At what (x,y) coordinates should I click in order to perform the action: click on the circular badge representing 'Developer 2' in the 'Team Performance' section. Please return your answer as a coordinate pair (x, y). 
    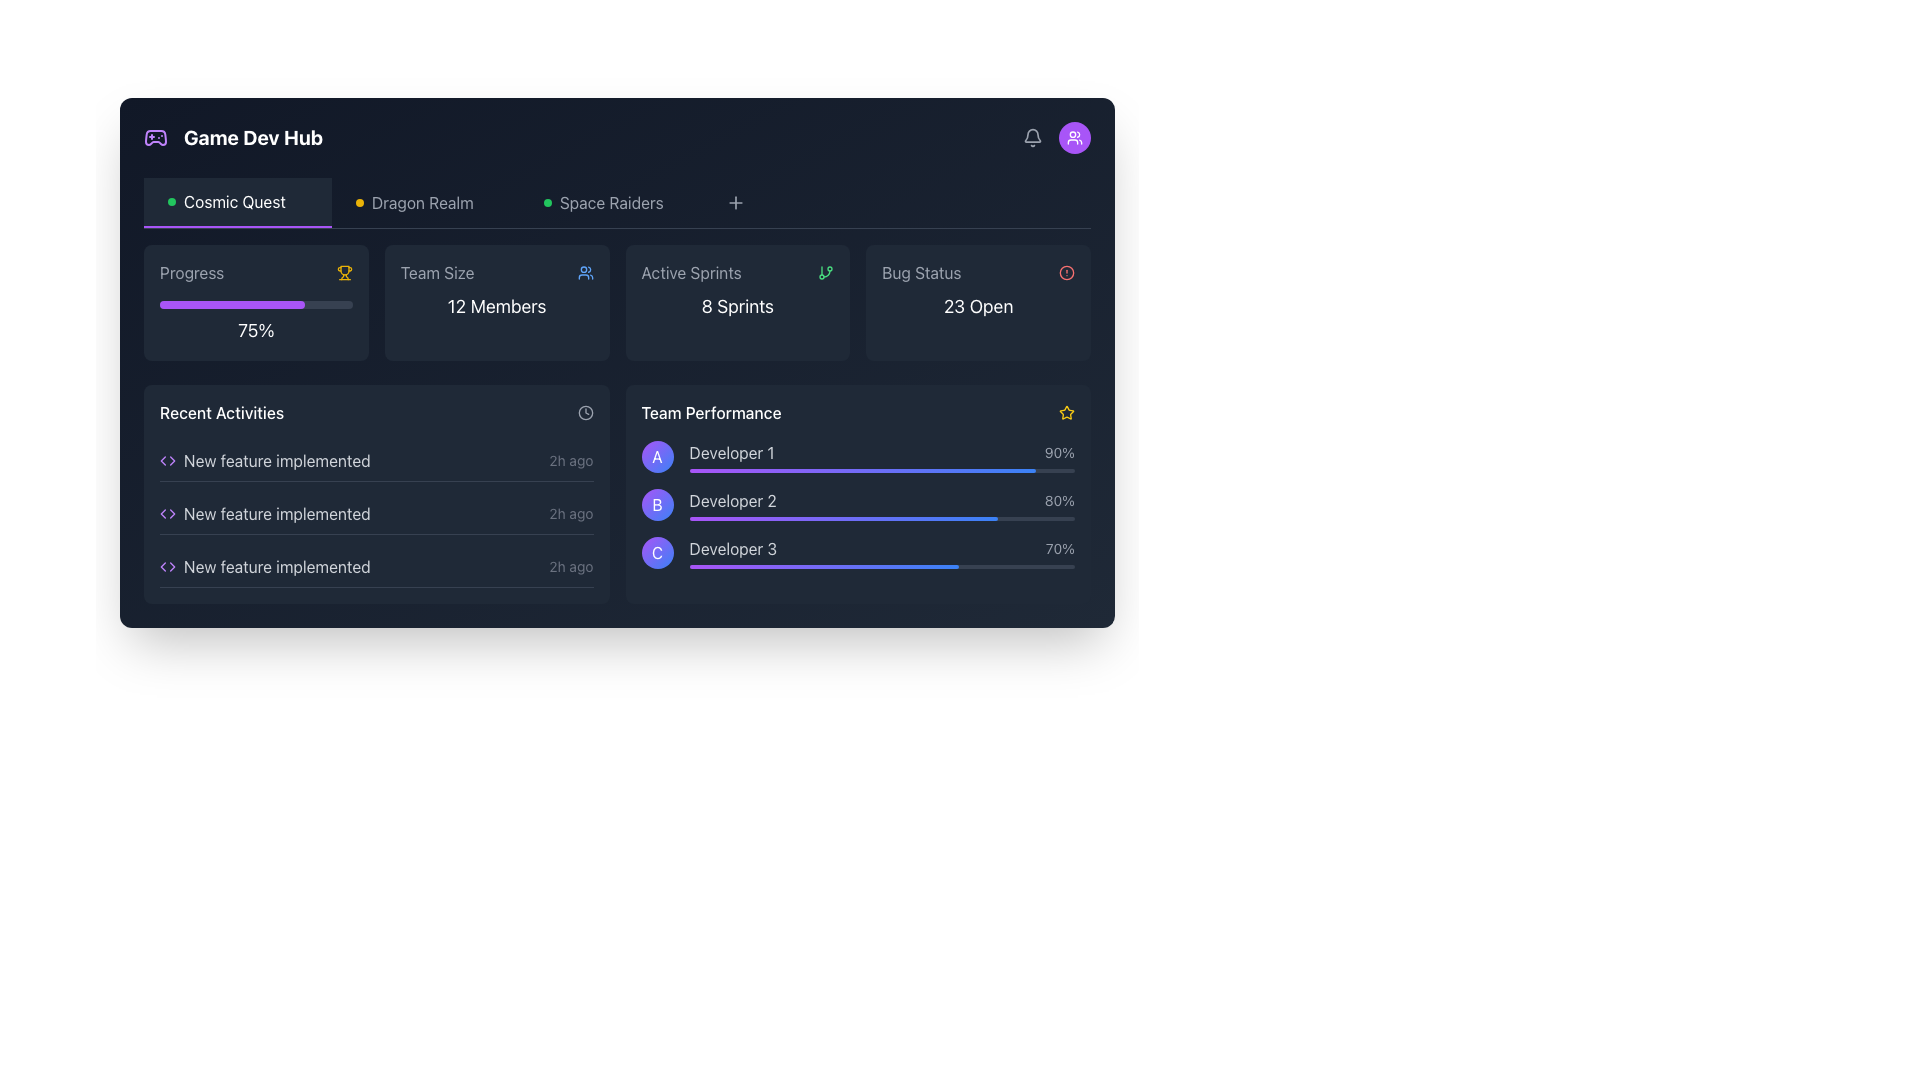
    Looking at the image, I should click on (657, 504).